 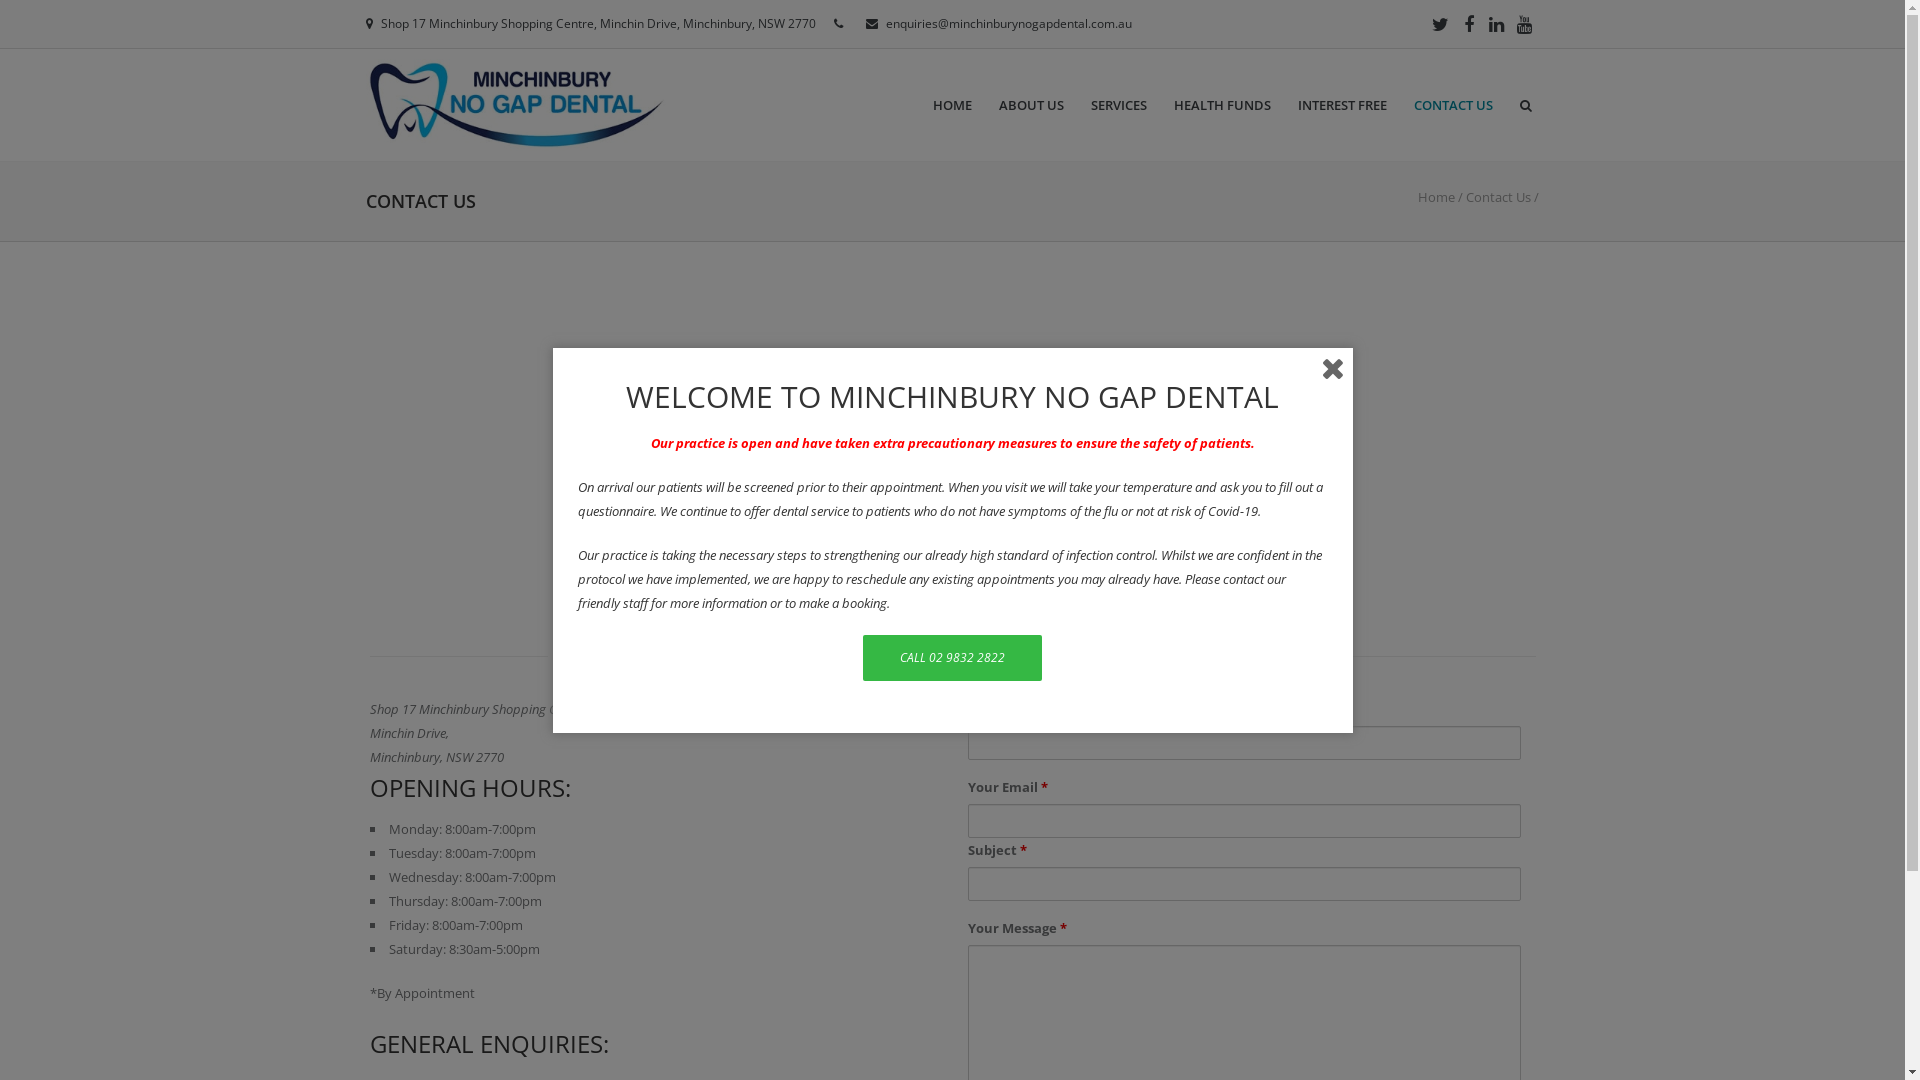 What do you see at coordinates (951, 105) in the screenshot?
I see `'HOME'` at bounding box center [951, 105].